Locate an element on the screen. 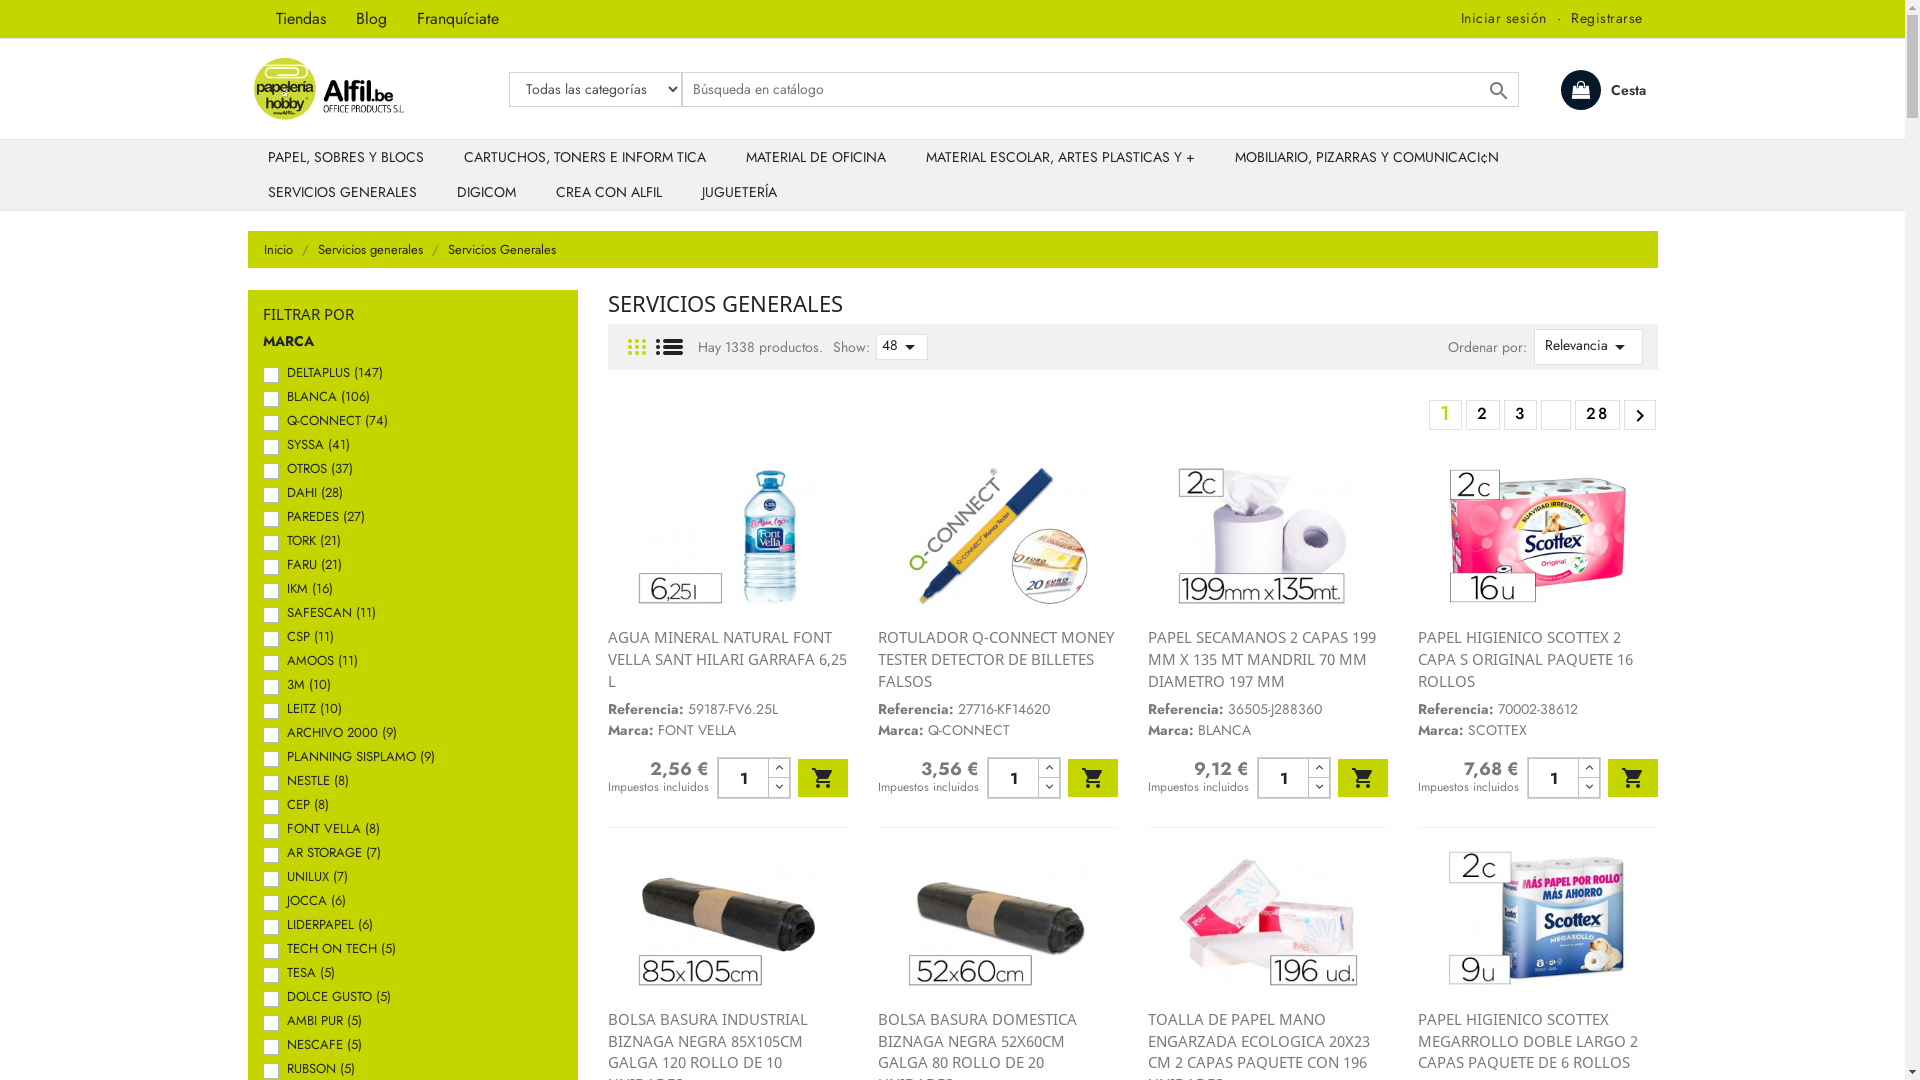 Image resolution: width=1920 pixels, height=1080 pixels. 'SERVICIOS GENERALES' is located at coordinates (342, 192).